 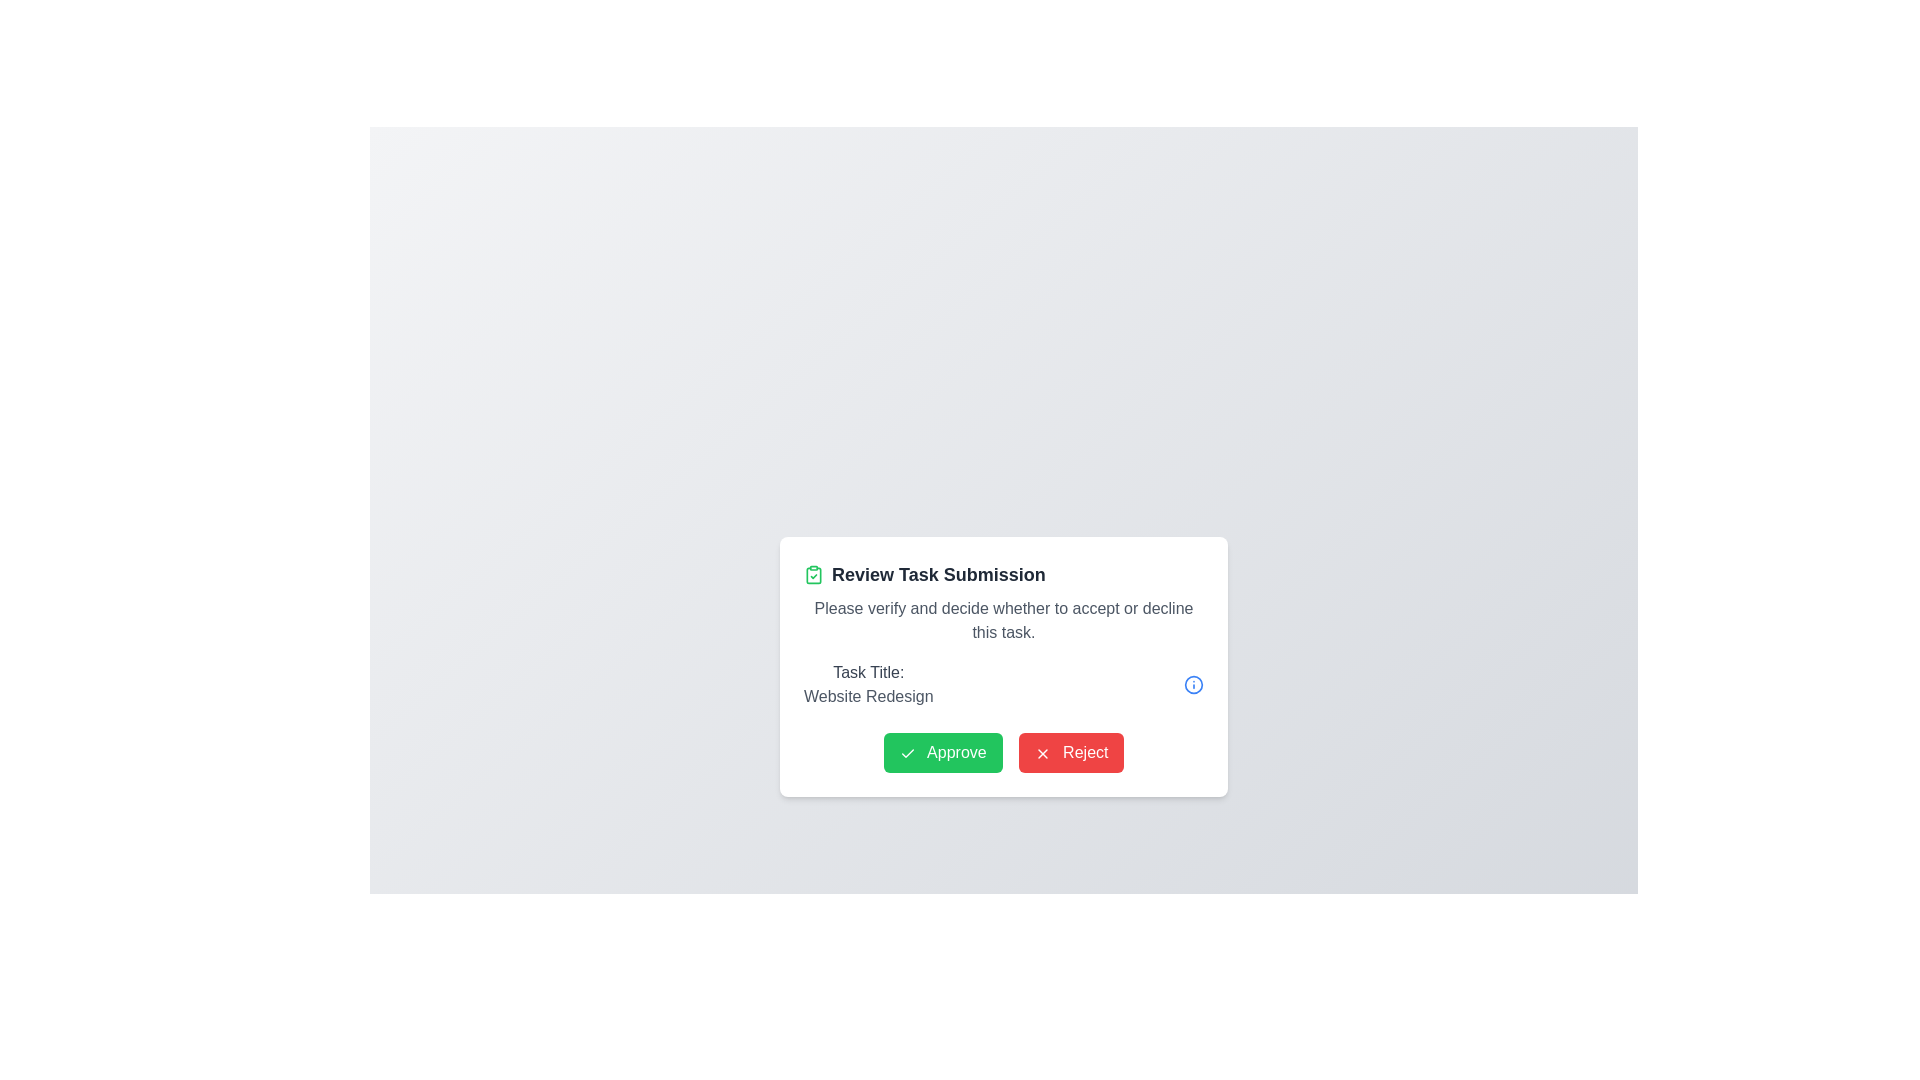 I want to click on the text label displaying 'Review Task Submission' in bold, located at the top of the content card, which has an accompanying green clipboard icon, so click(x=1003, y=574).